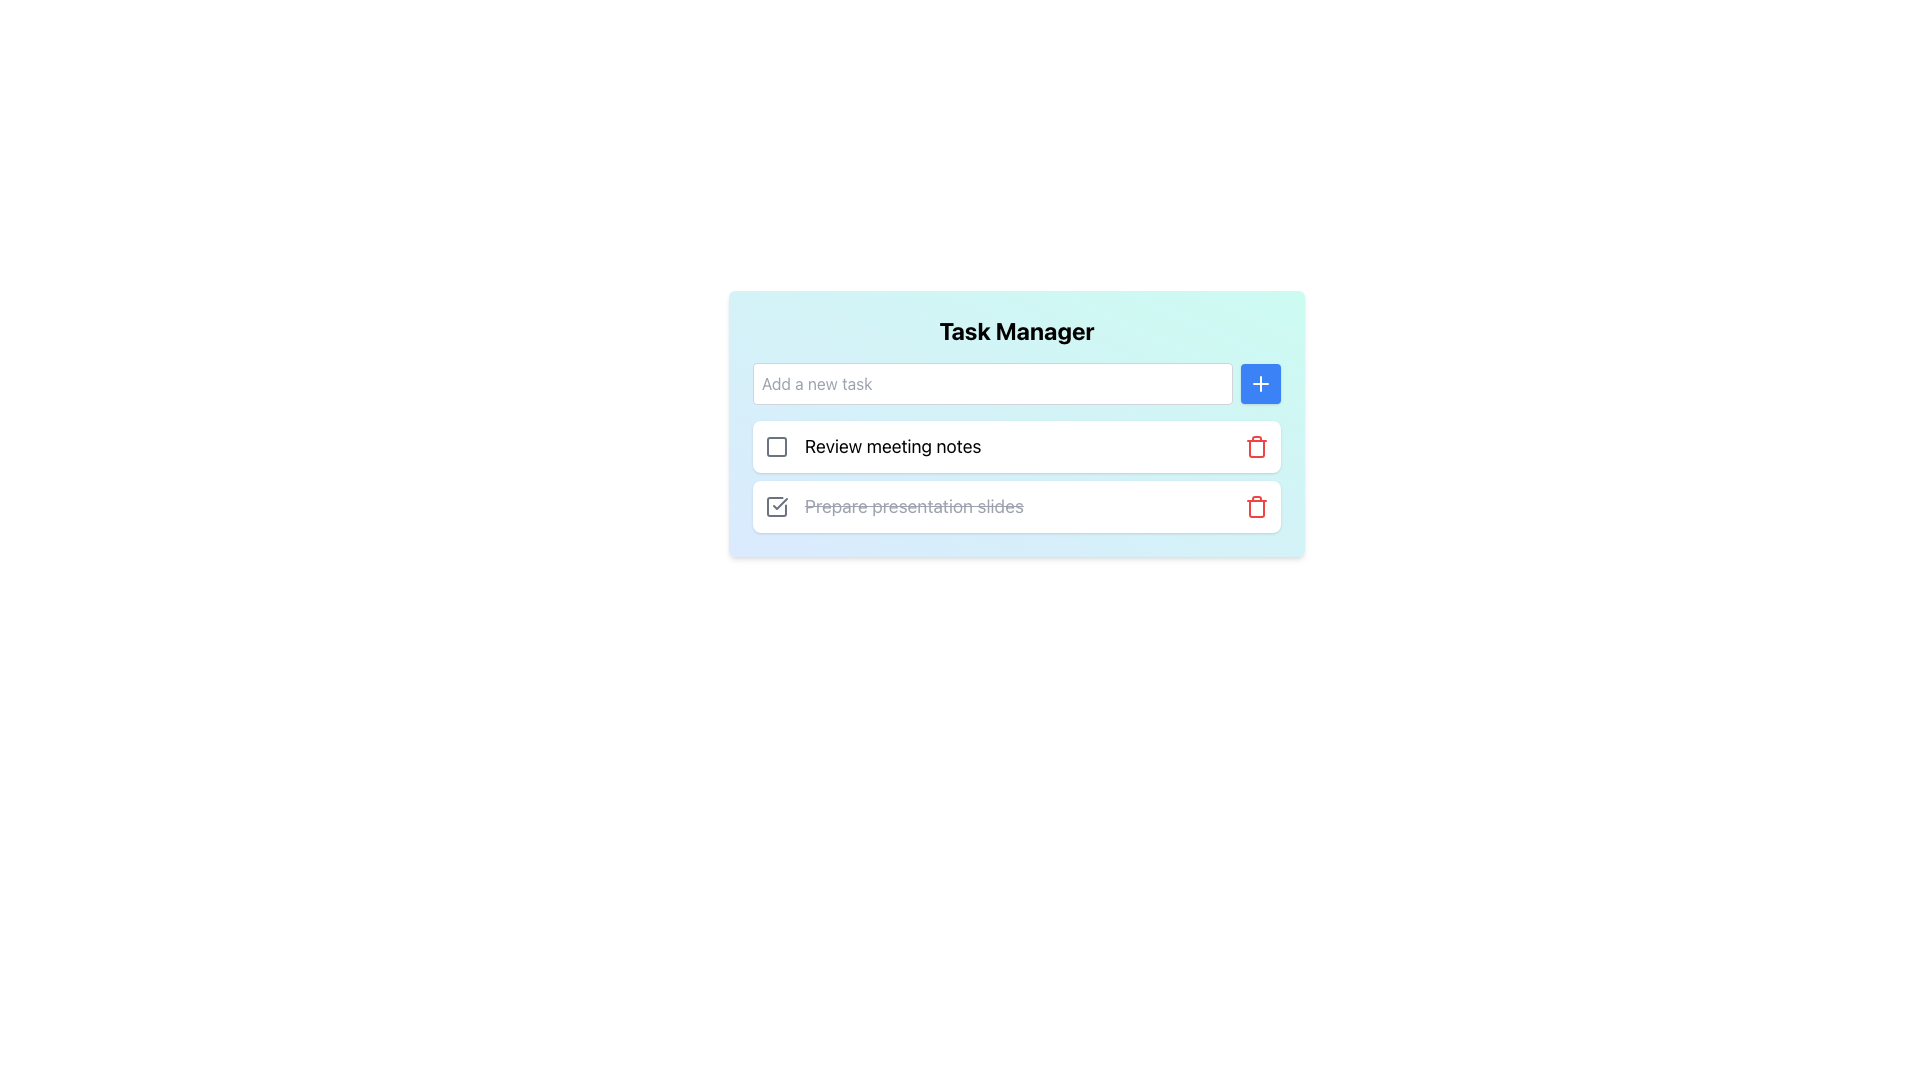 The width and height of the screenshot is (1920, 1080). Describe the element at coordinates (1017, 446) in the screenshot. I see `the checkbox of the first task item labeled 'Review meeting notes' in the Task Manager to mark the task as completed` at that location.